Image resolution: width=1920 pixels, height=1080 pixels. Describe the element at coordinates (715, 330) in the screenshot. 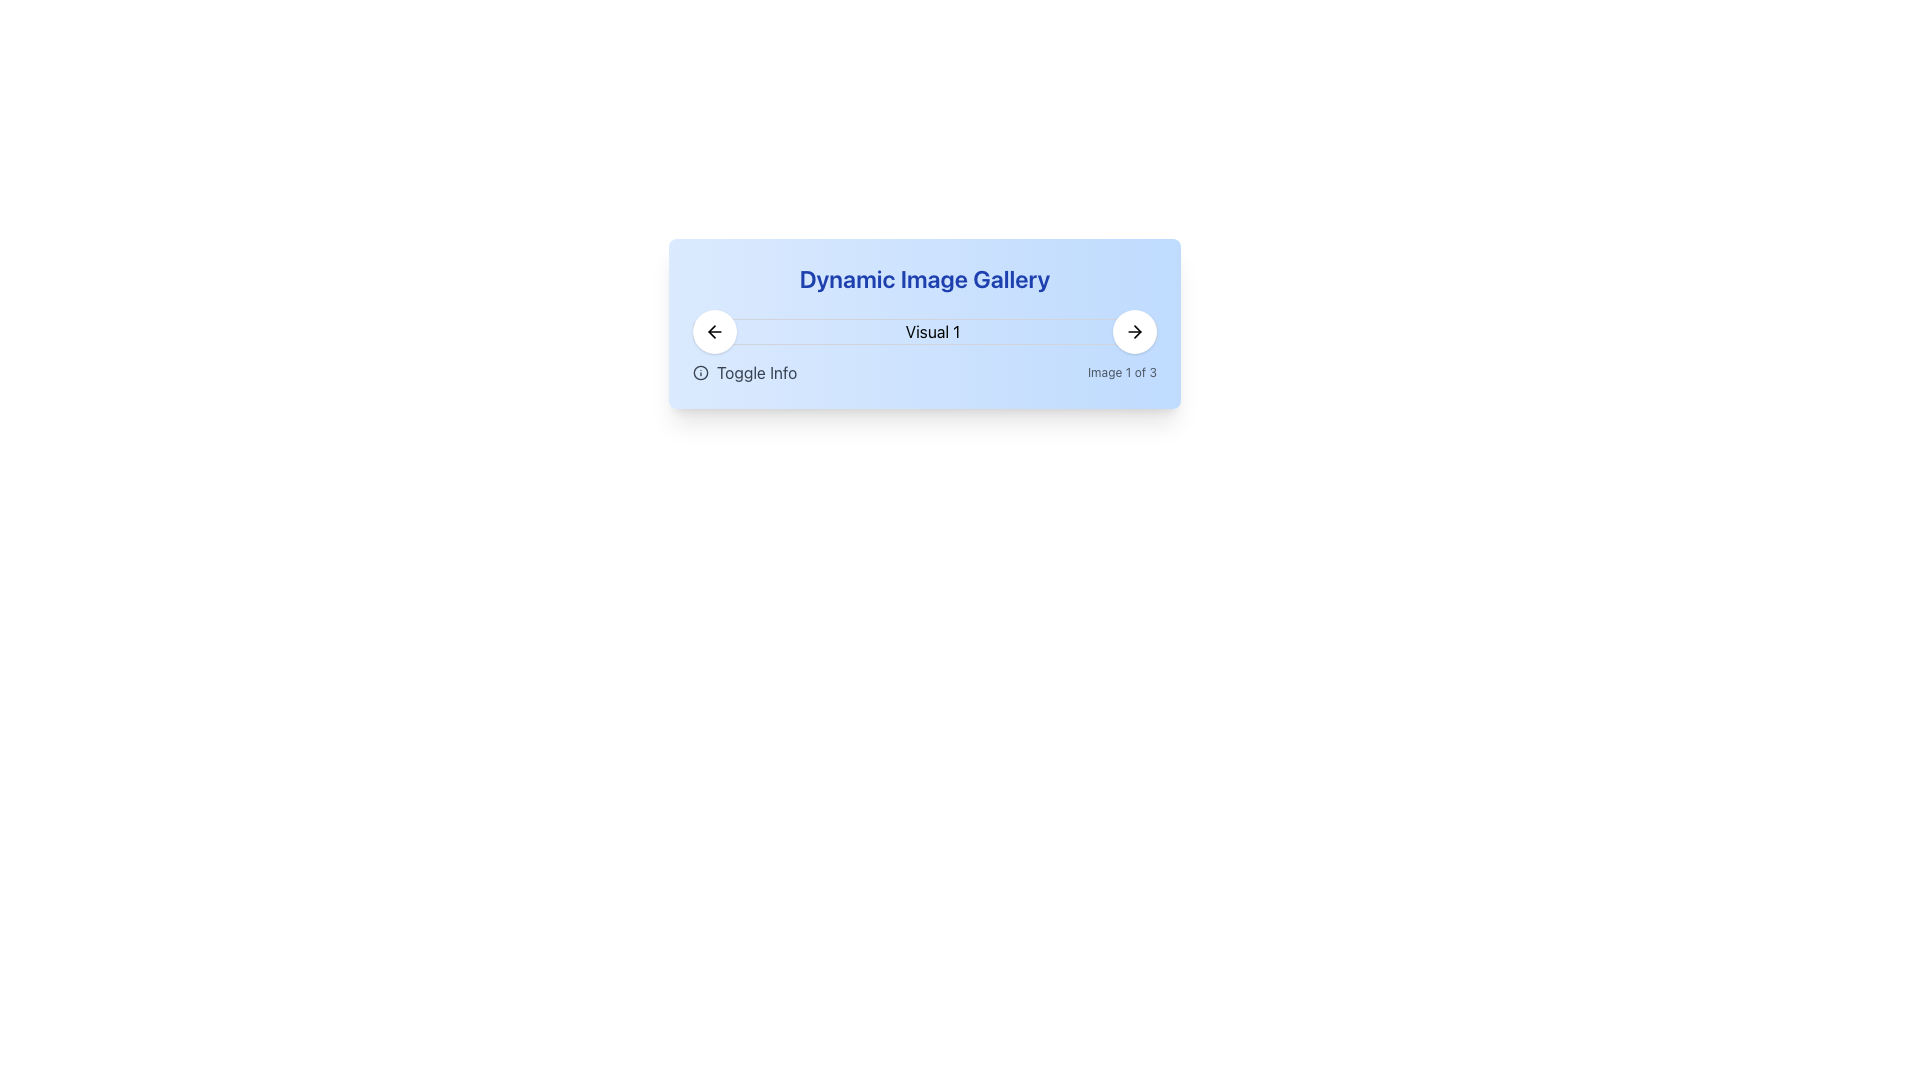

I see `the button that allows navigation to the previous image in the image gallery for accessibility` at that location.